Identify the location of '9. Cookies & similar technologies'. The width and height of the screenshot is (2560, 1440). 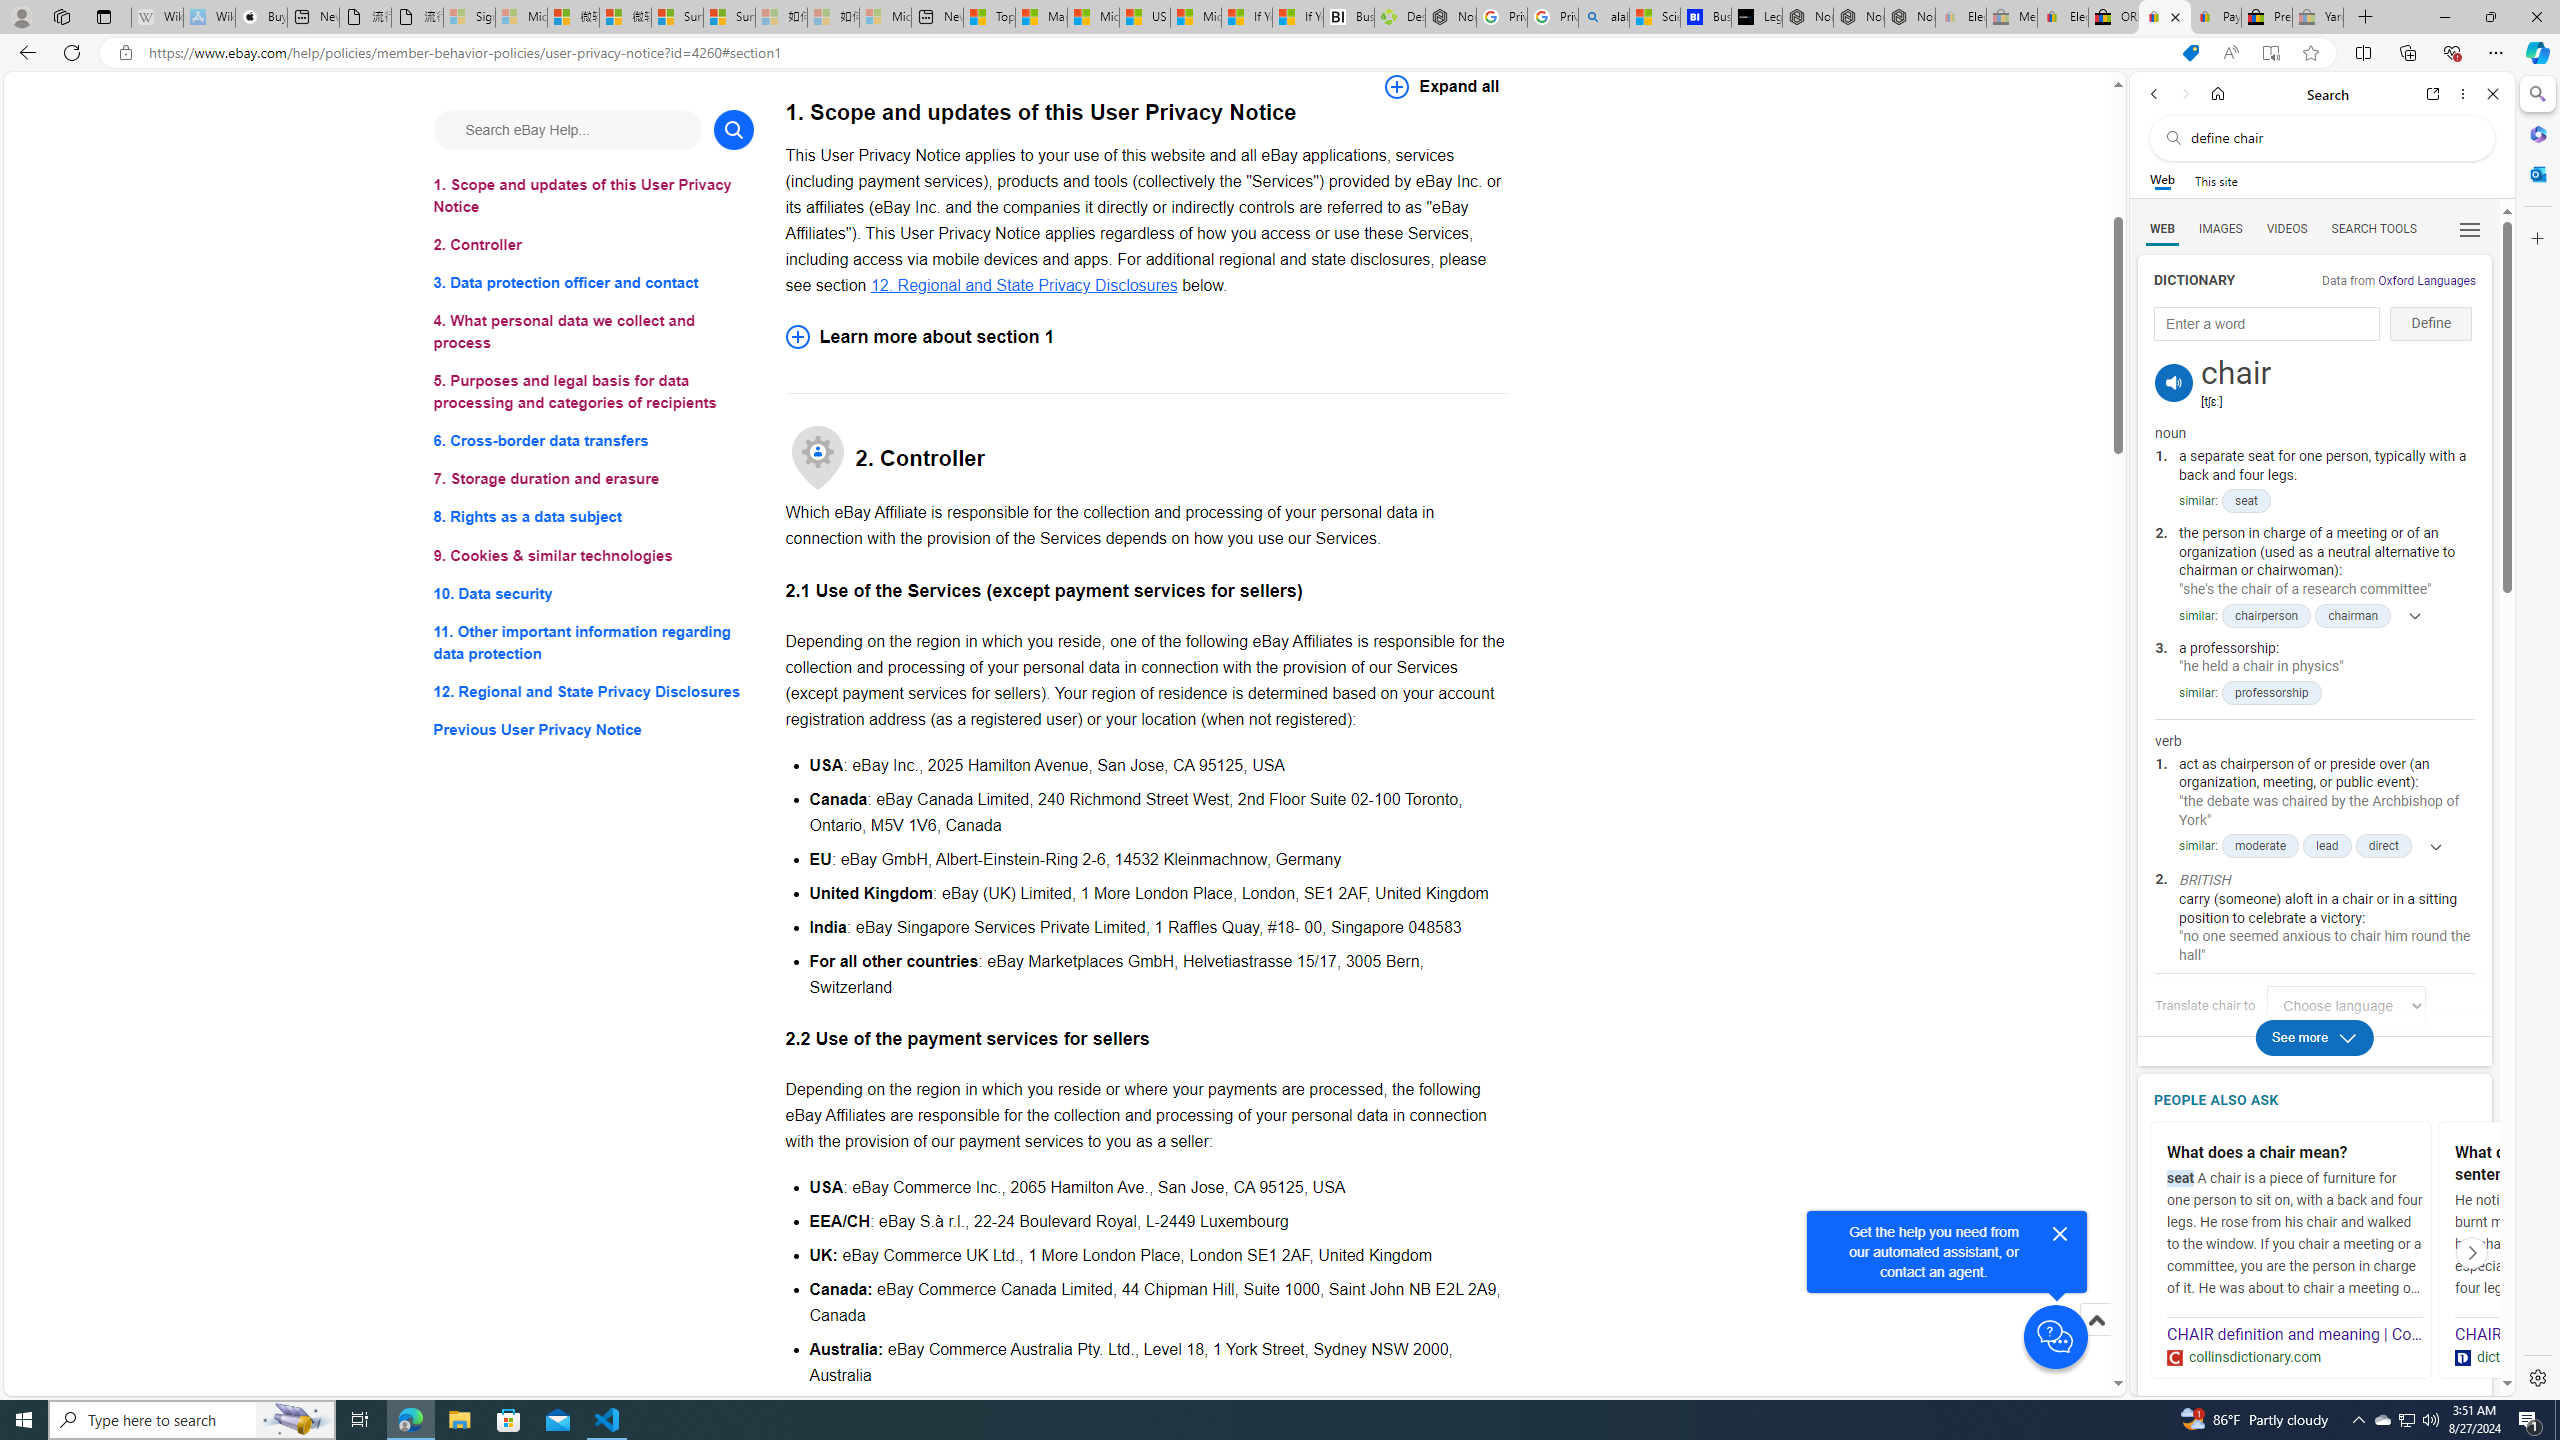
(592, 555).